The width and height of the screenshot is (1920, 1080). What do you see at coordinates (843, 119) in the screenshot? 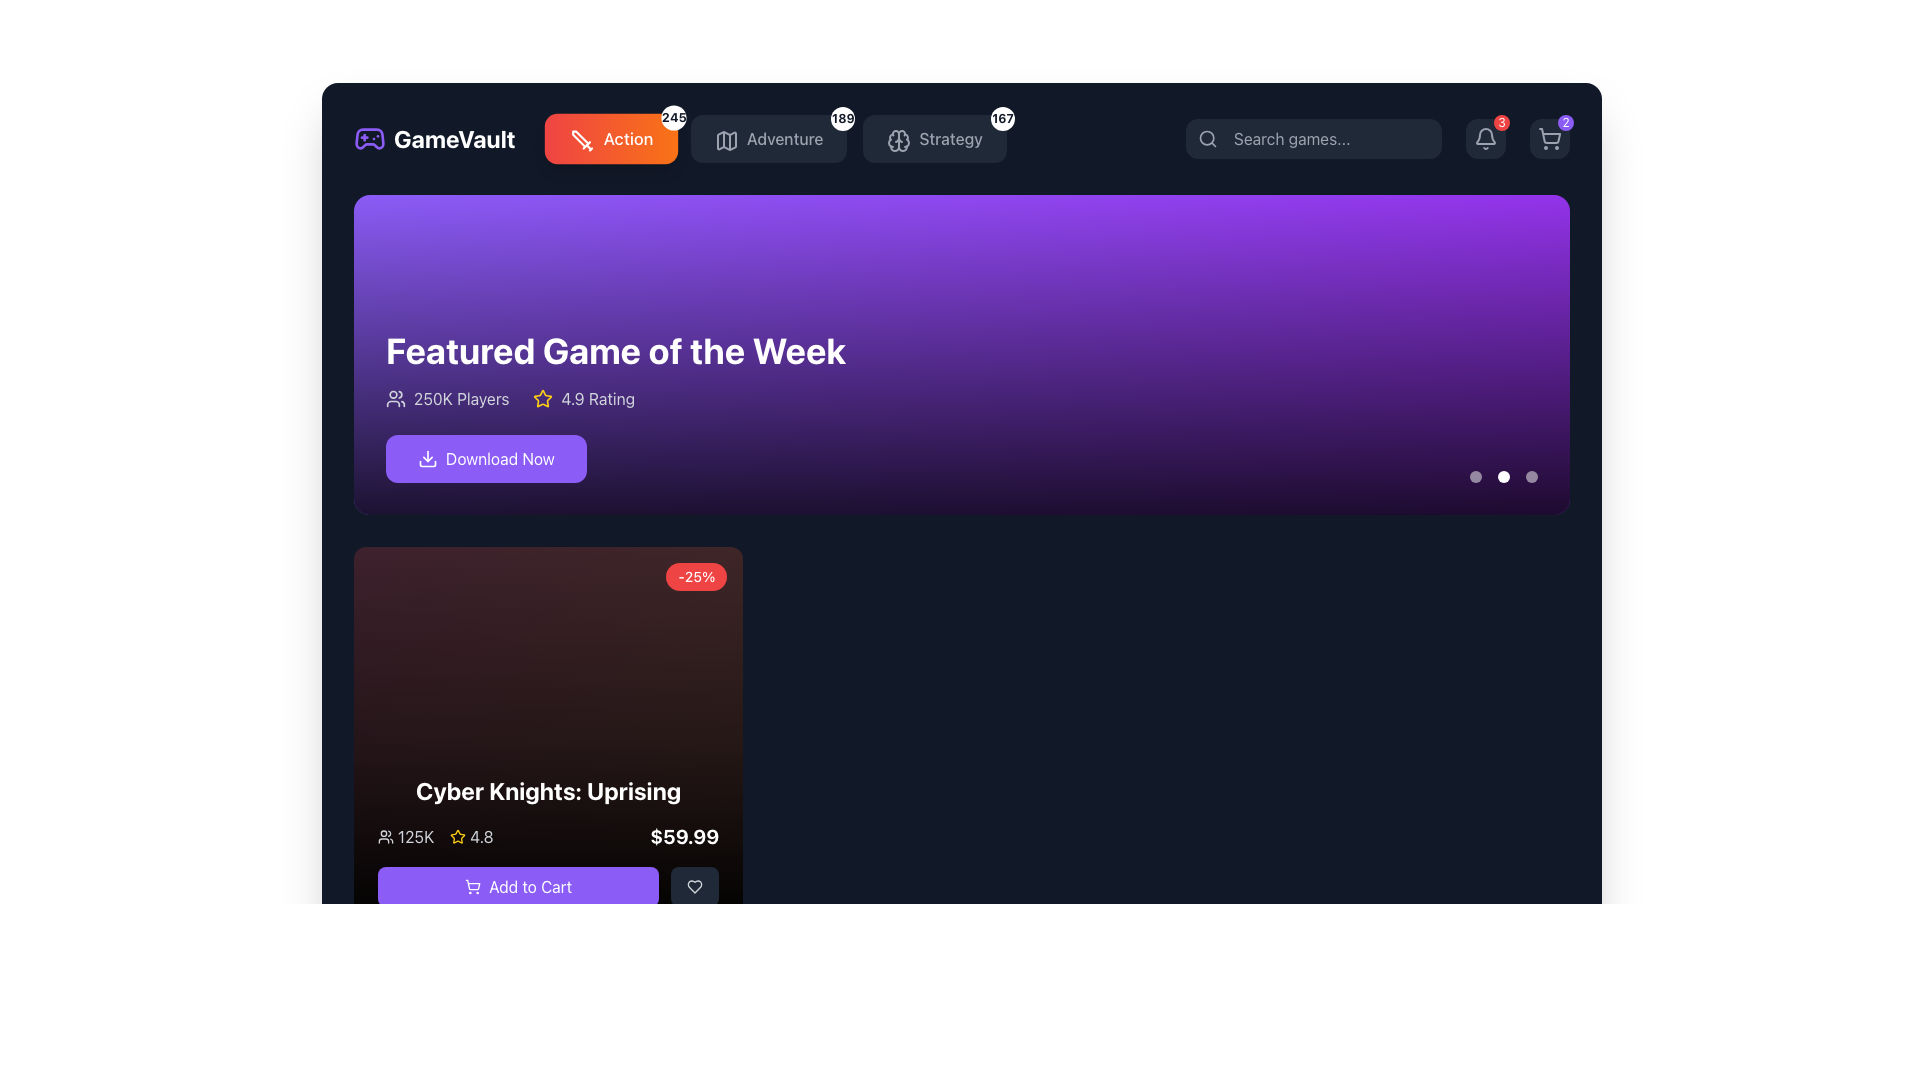
I see `the count on the Notification badge located at the top right of the 'Adventure' button in the horizontal navigation bar` at bounding box center [843, 119].